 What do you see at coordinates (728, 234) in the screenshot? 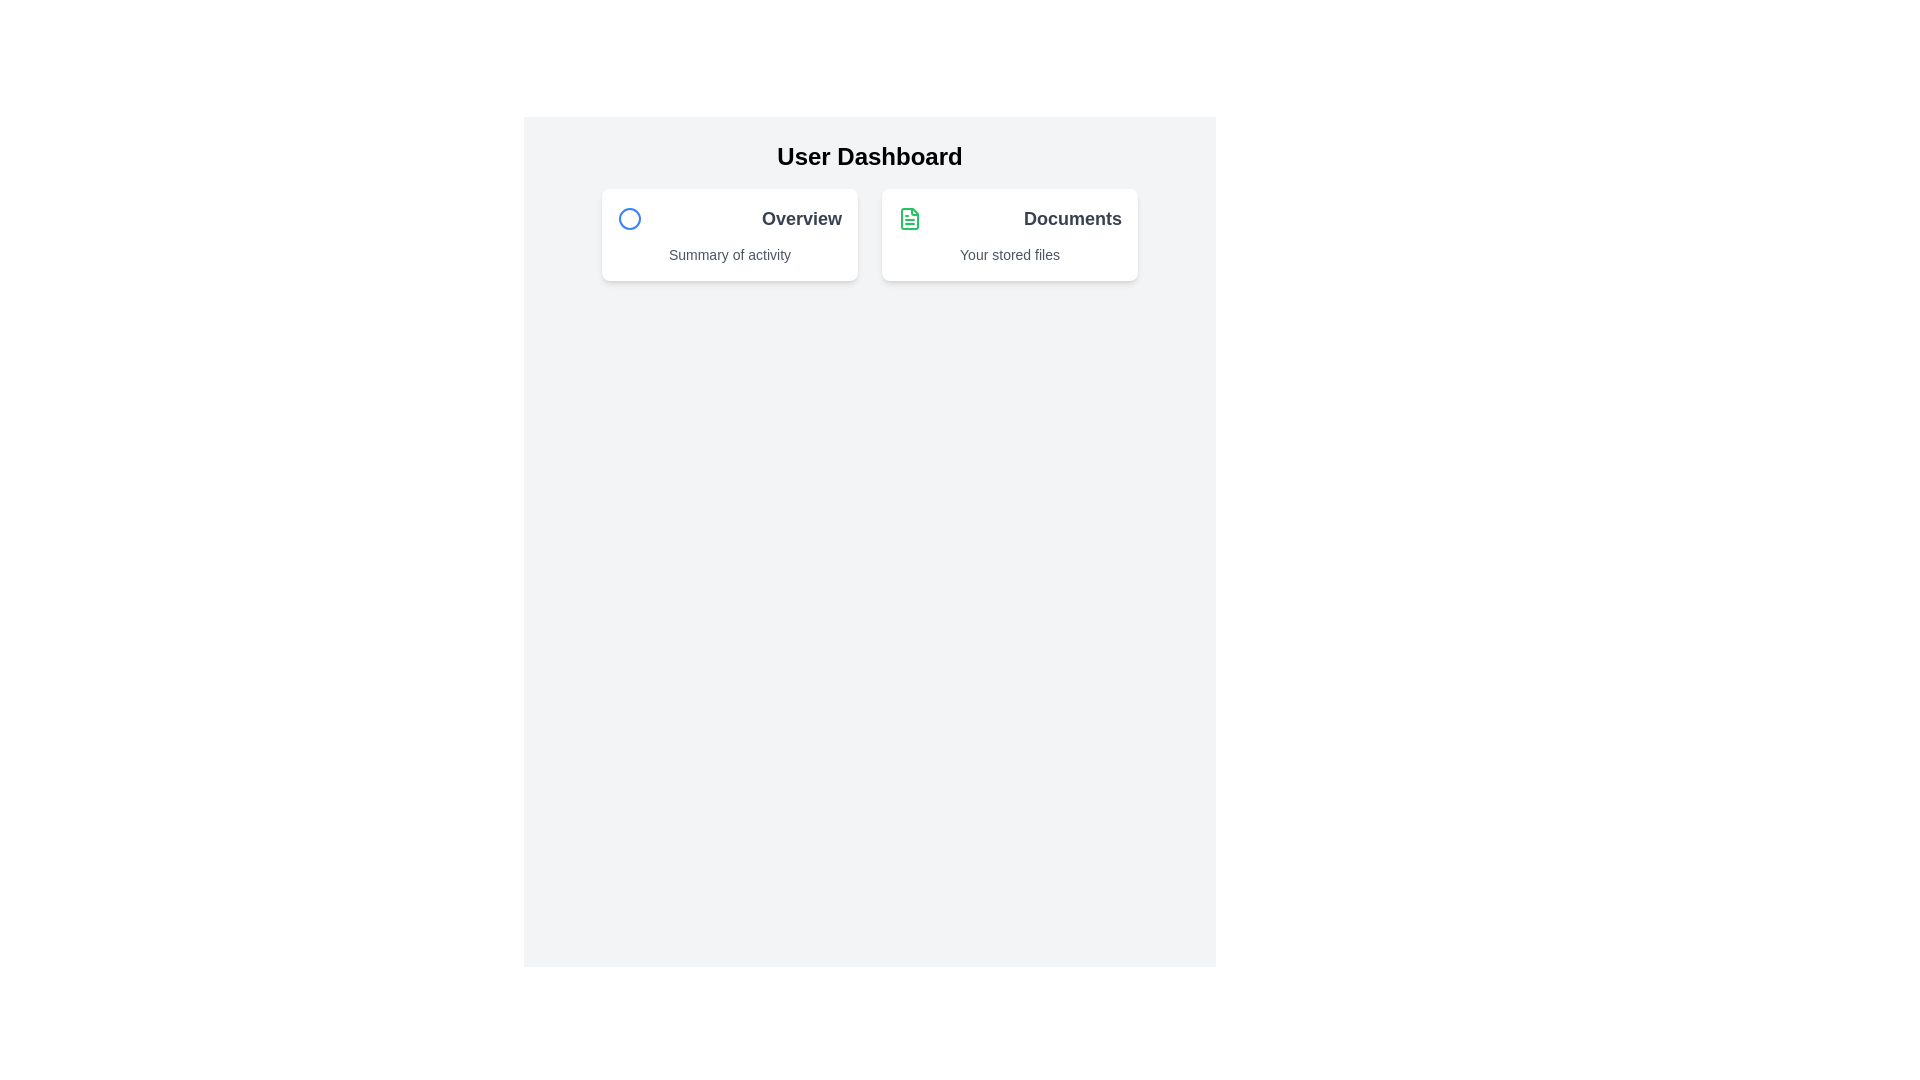
I see `textual content of the Information Card located in the top left area of the dashboard interface, positioned to the left of the Documents card` at bounding box center [728, 234].